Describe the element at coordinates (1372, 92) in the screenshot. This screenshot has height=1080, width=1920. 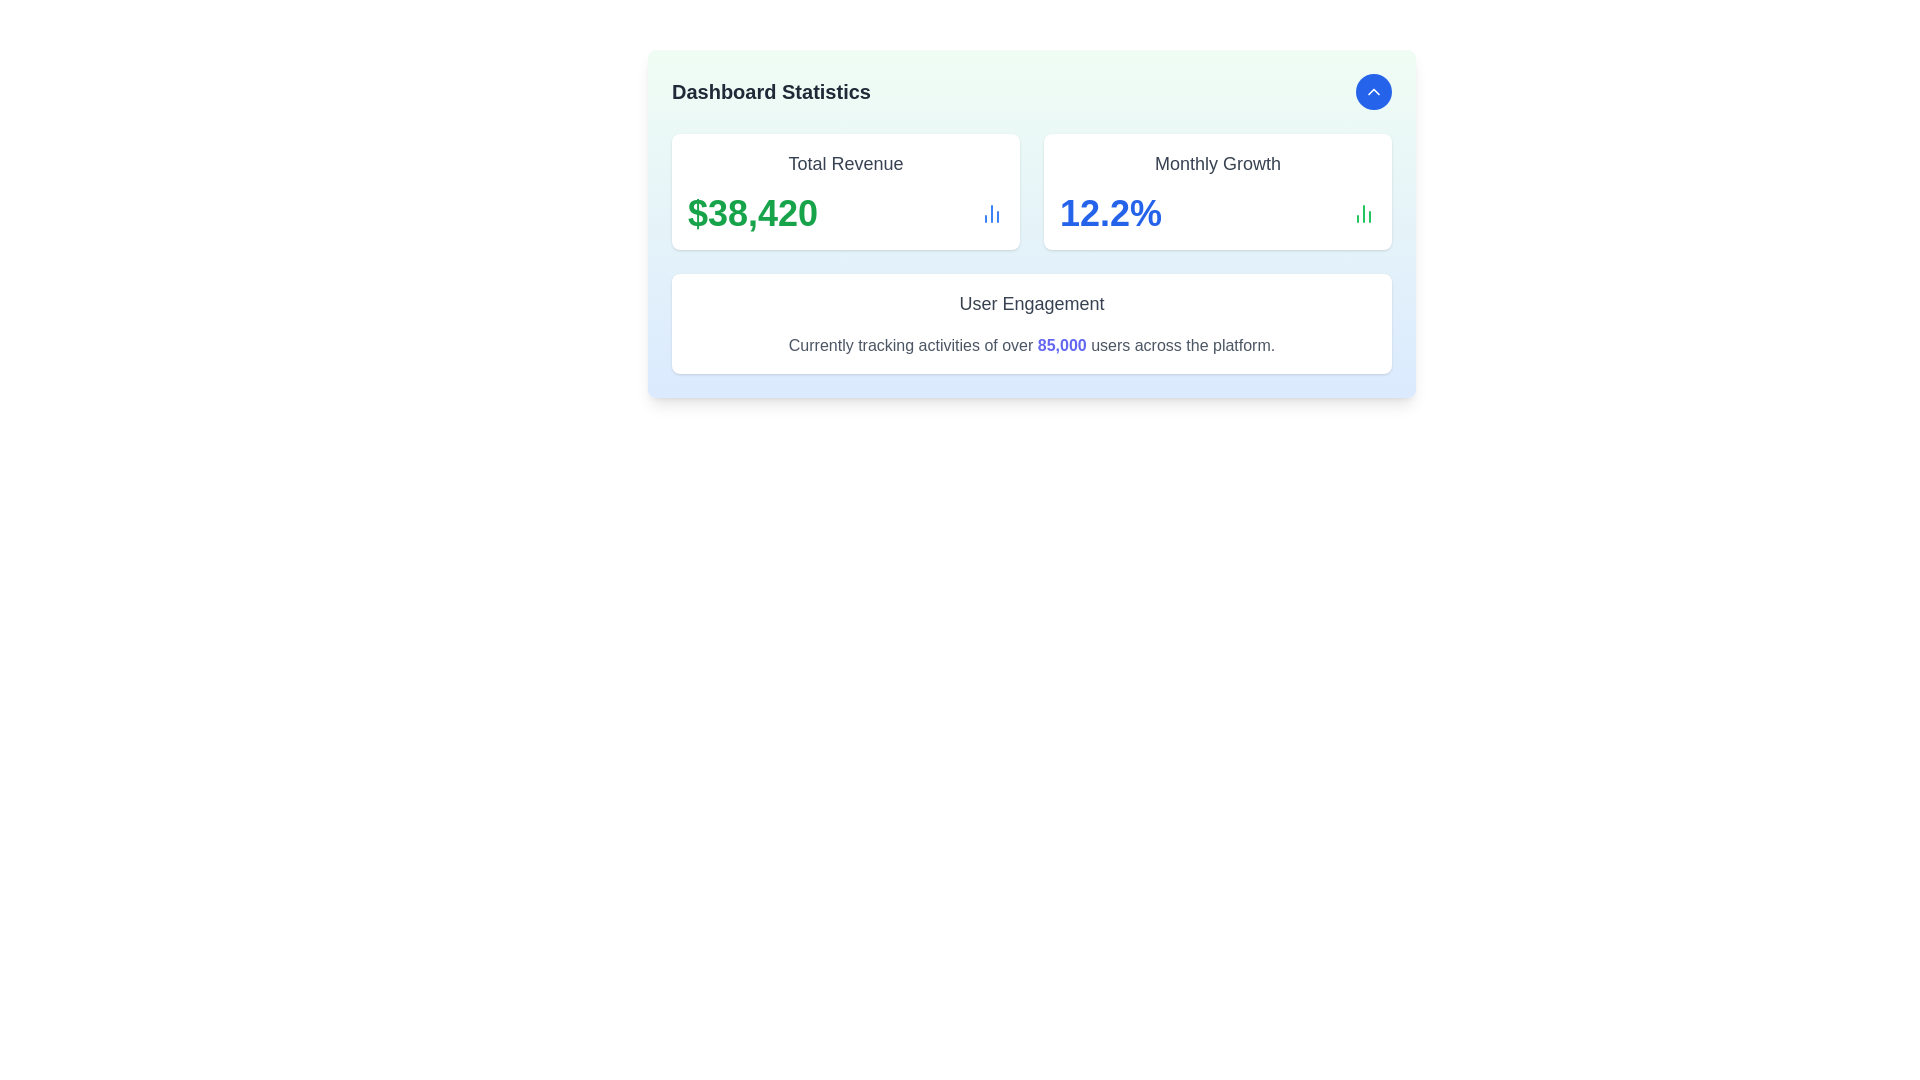
I see `the blue circular button containing the chevron-up icon located at the top-right corner of the card displaying dashboard statistics` at that location.